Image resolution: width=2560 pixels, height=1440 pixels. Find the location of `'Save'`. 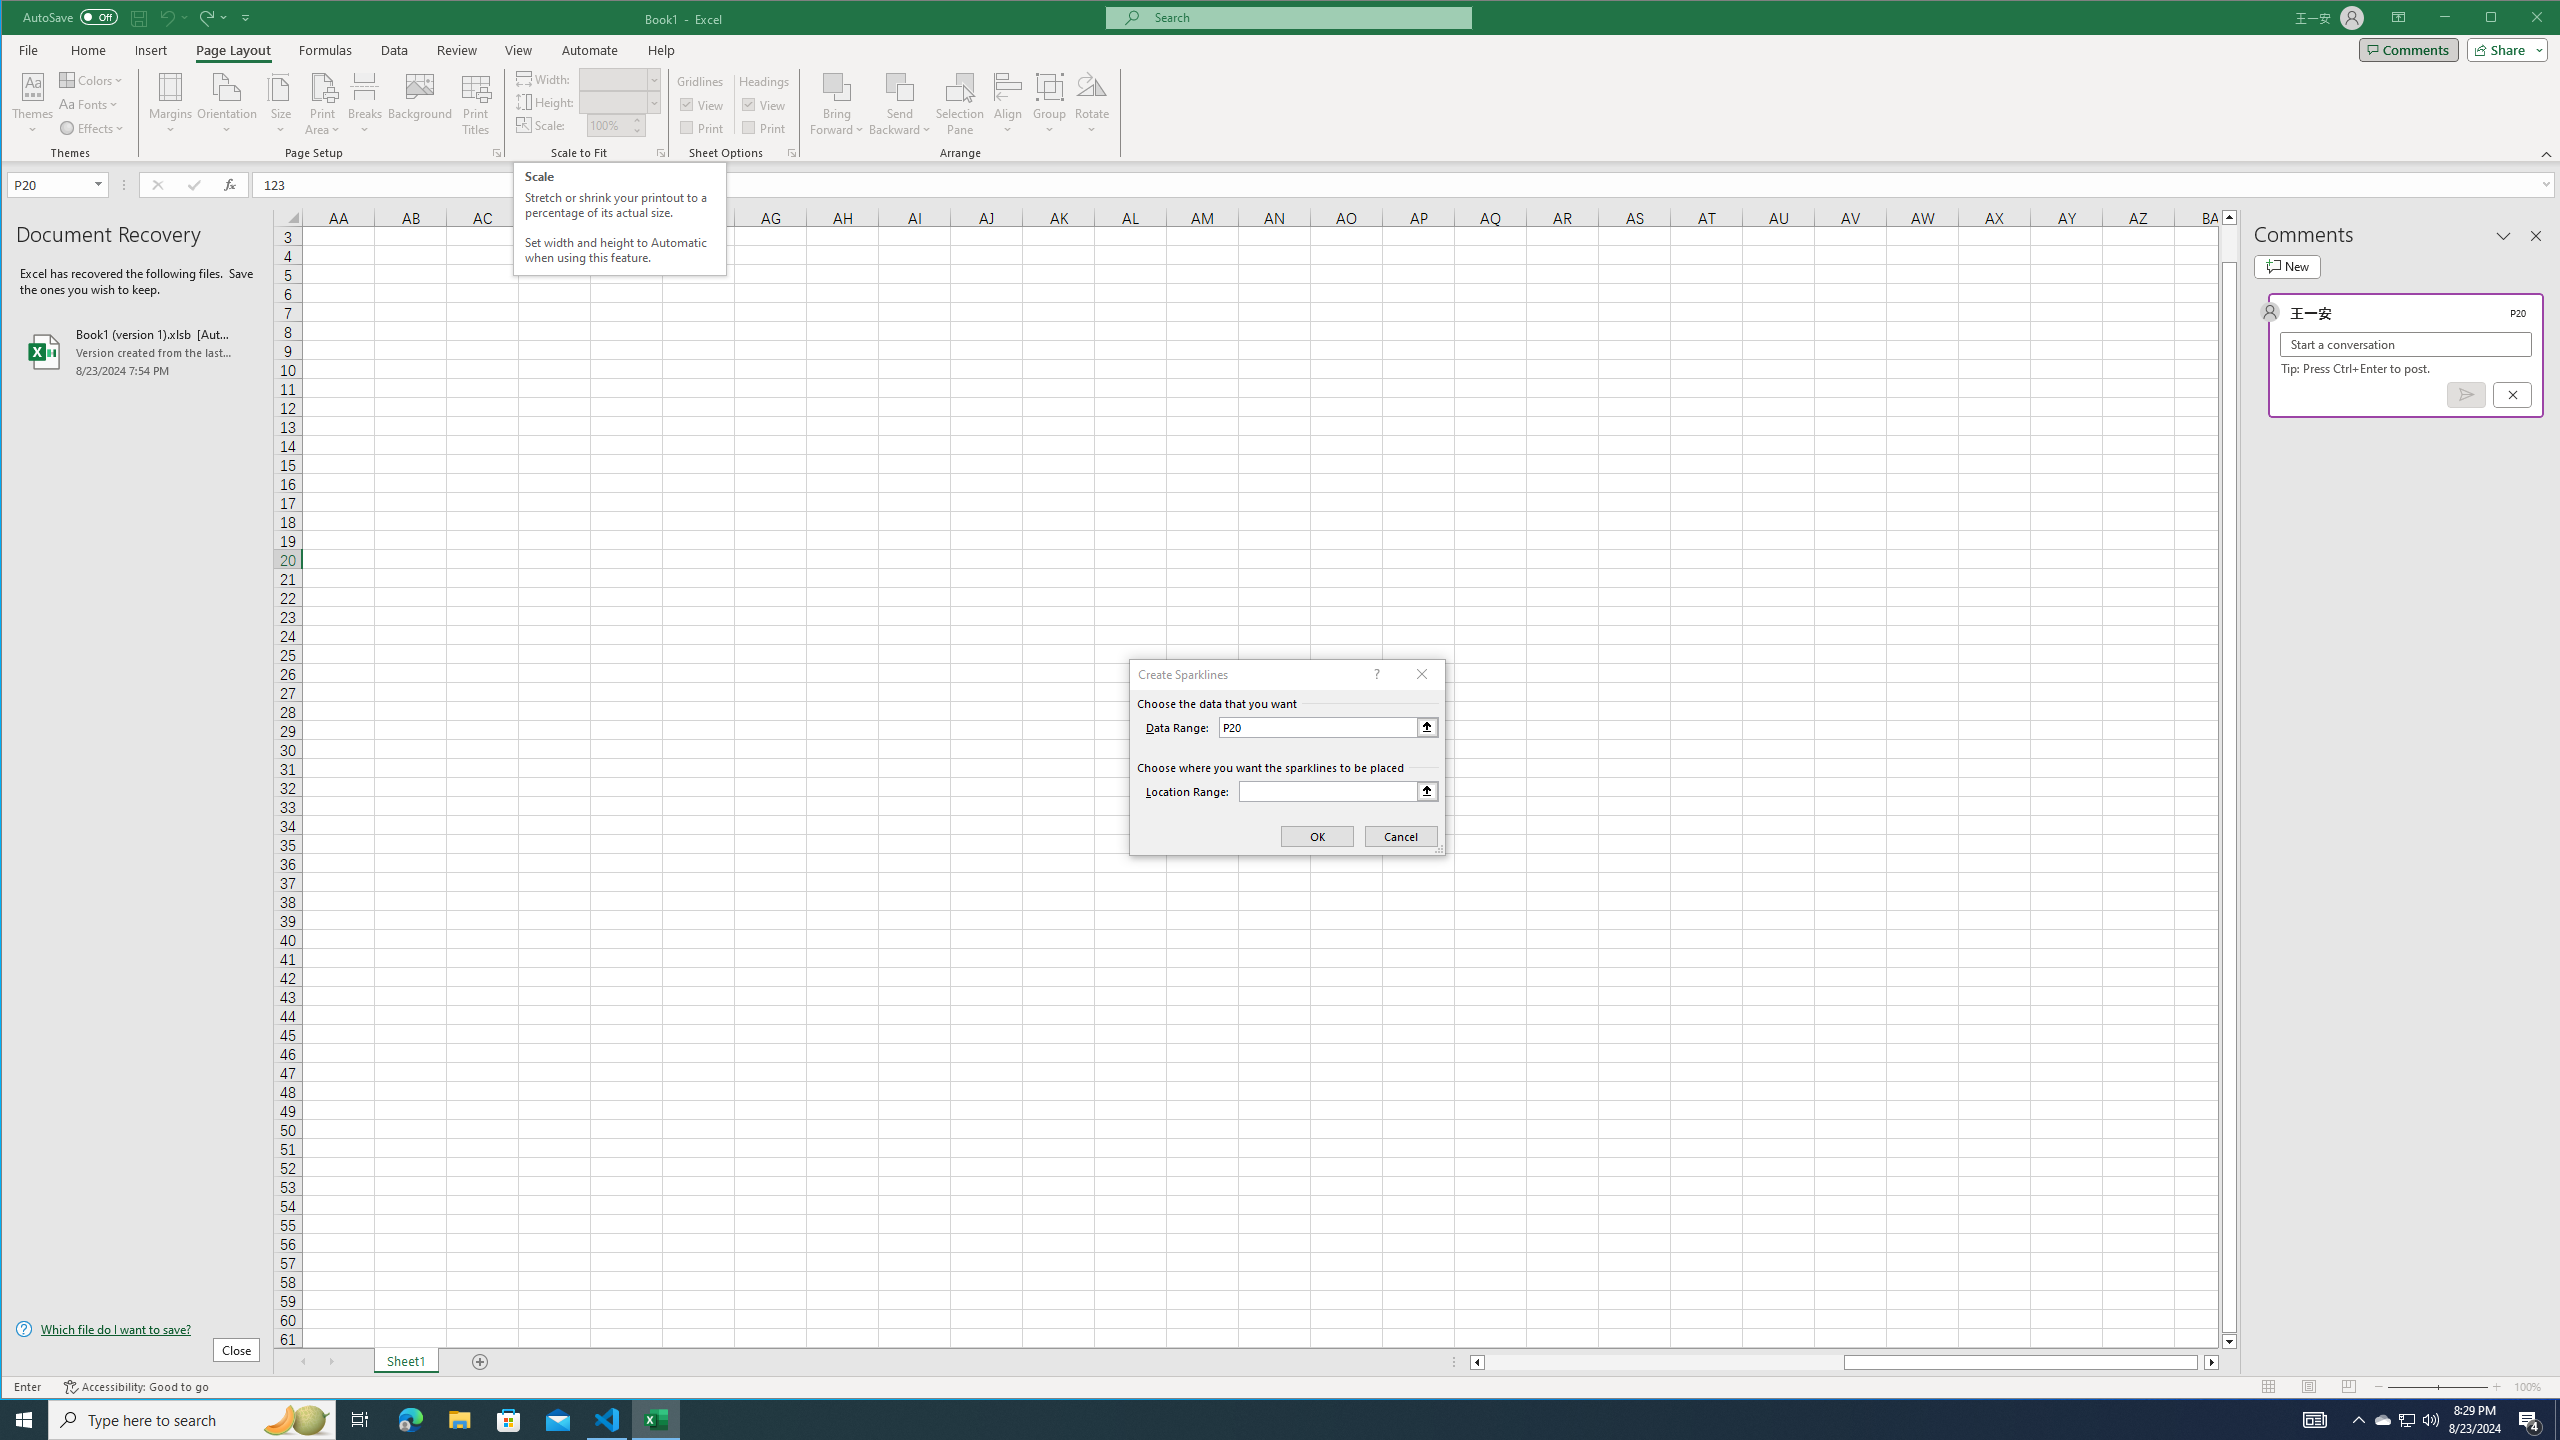

'Save' is located at coordinates (138, 16).